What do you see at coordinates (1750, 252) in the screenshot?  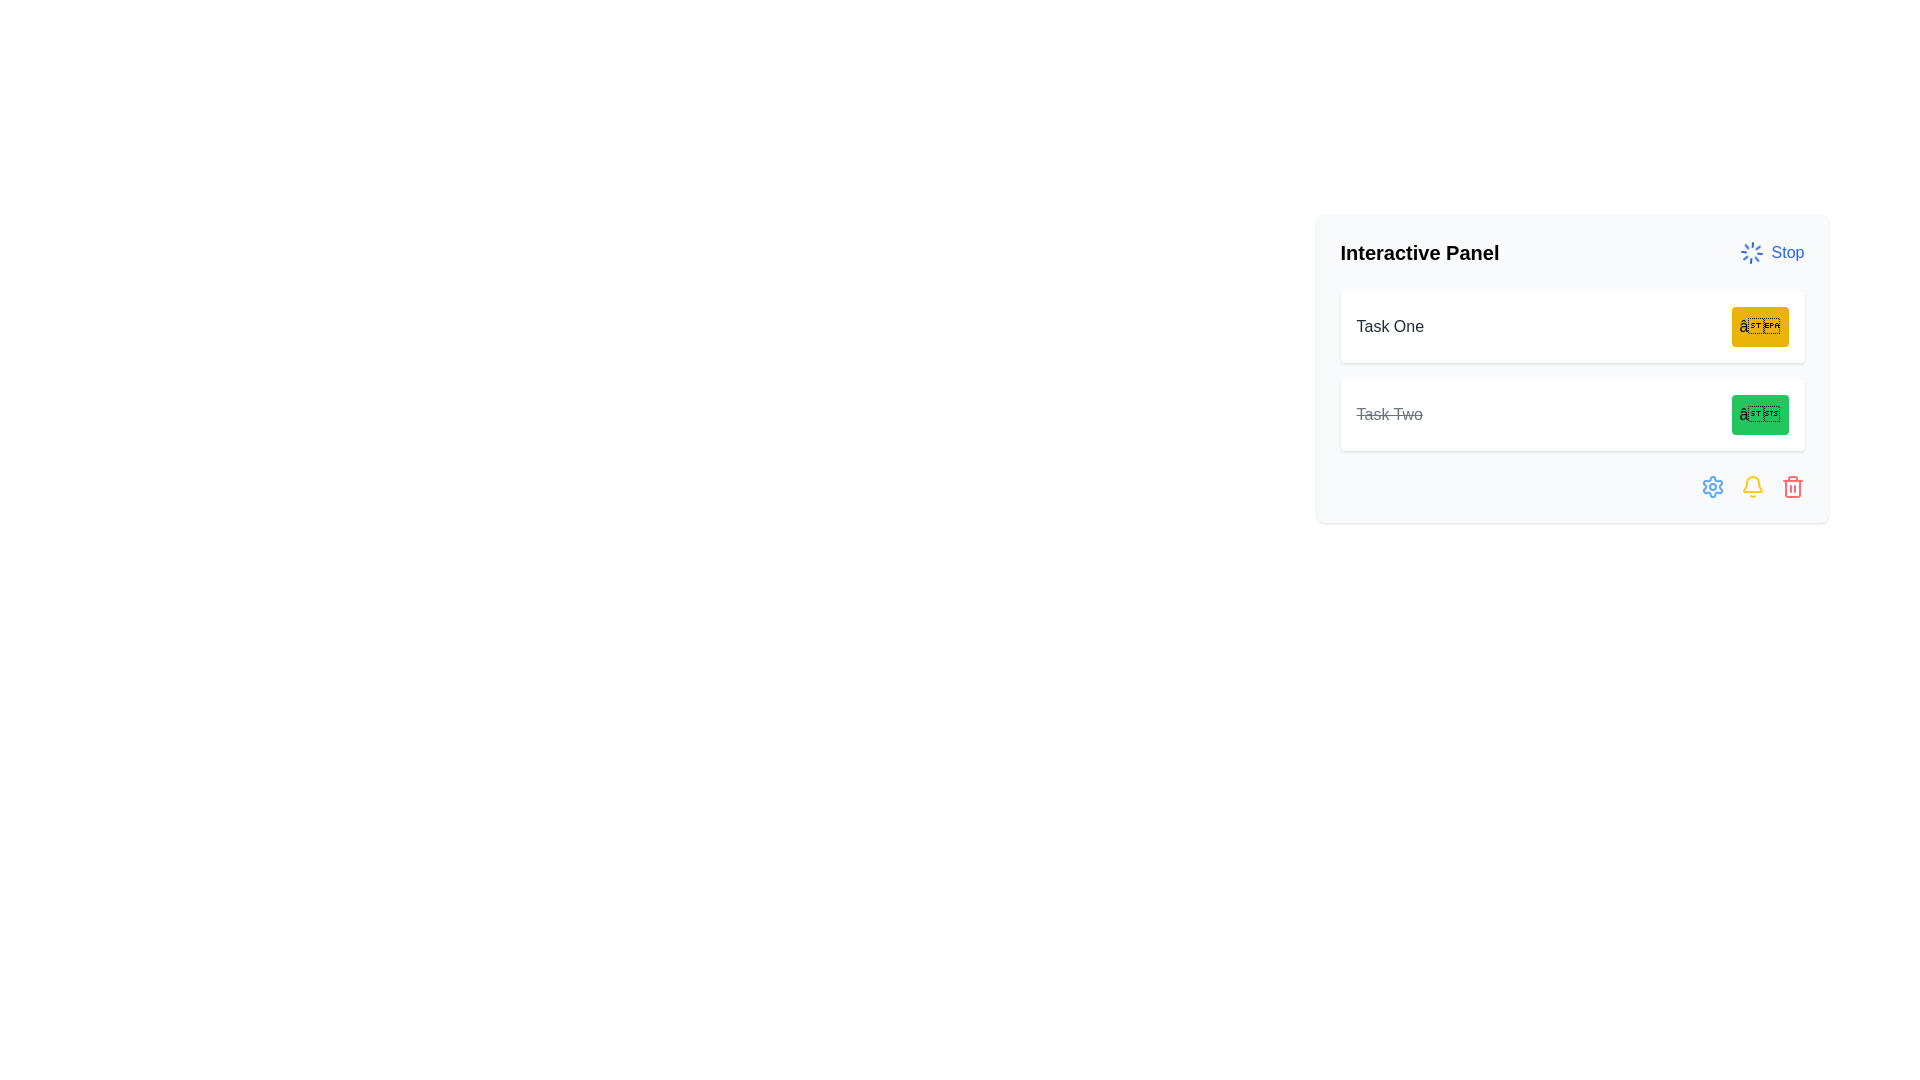 I see `the animation of the blue spinning loader icon located at the top-right of the Interactive Panel, next to the 'Stop' text label` at bounding box center [1750, 252].